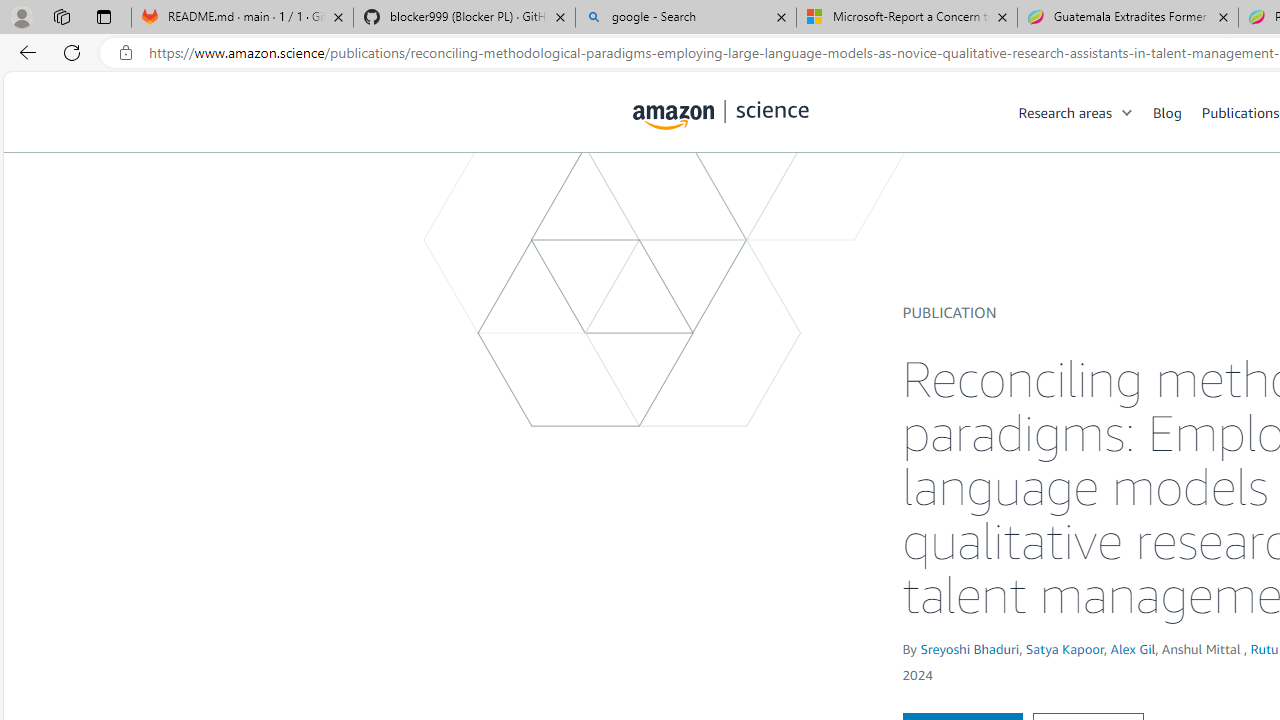  I want to click on 'Satya Kapoor', so click(1063, 648).